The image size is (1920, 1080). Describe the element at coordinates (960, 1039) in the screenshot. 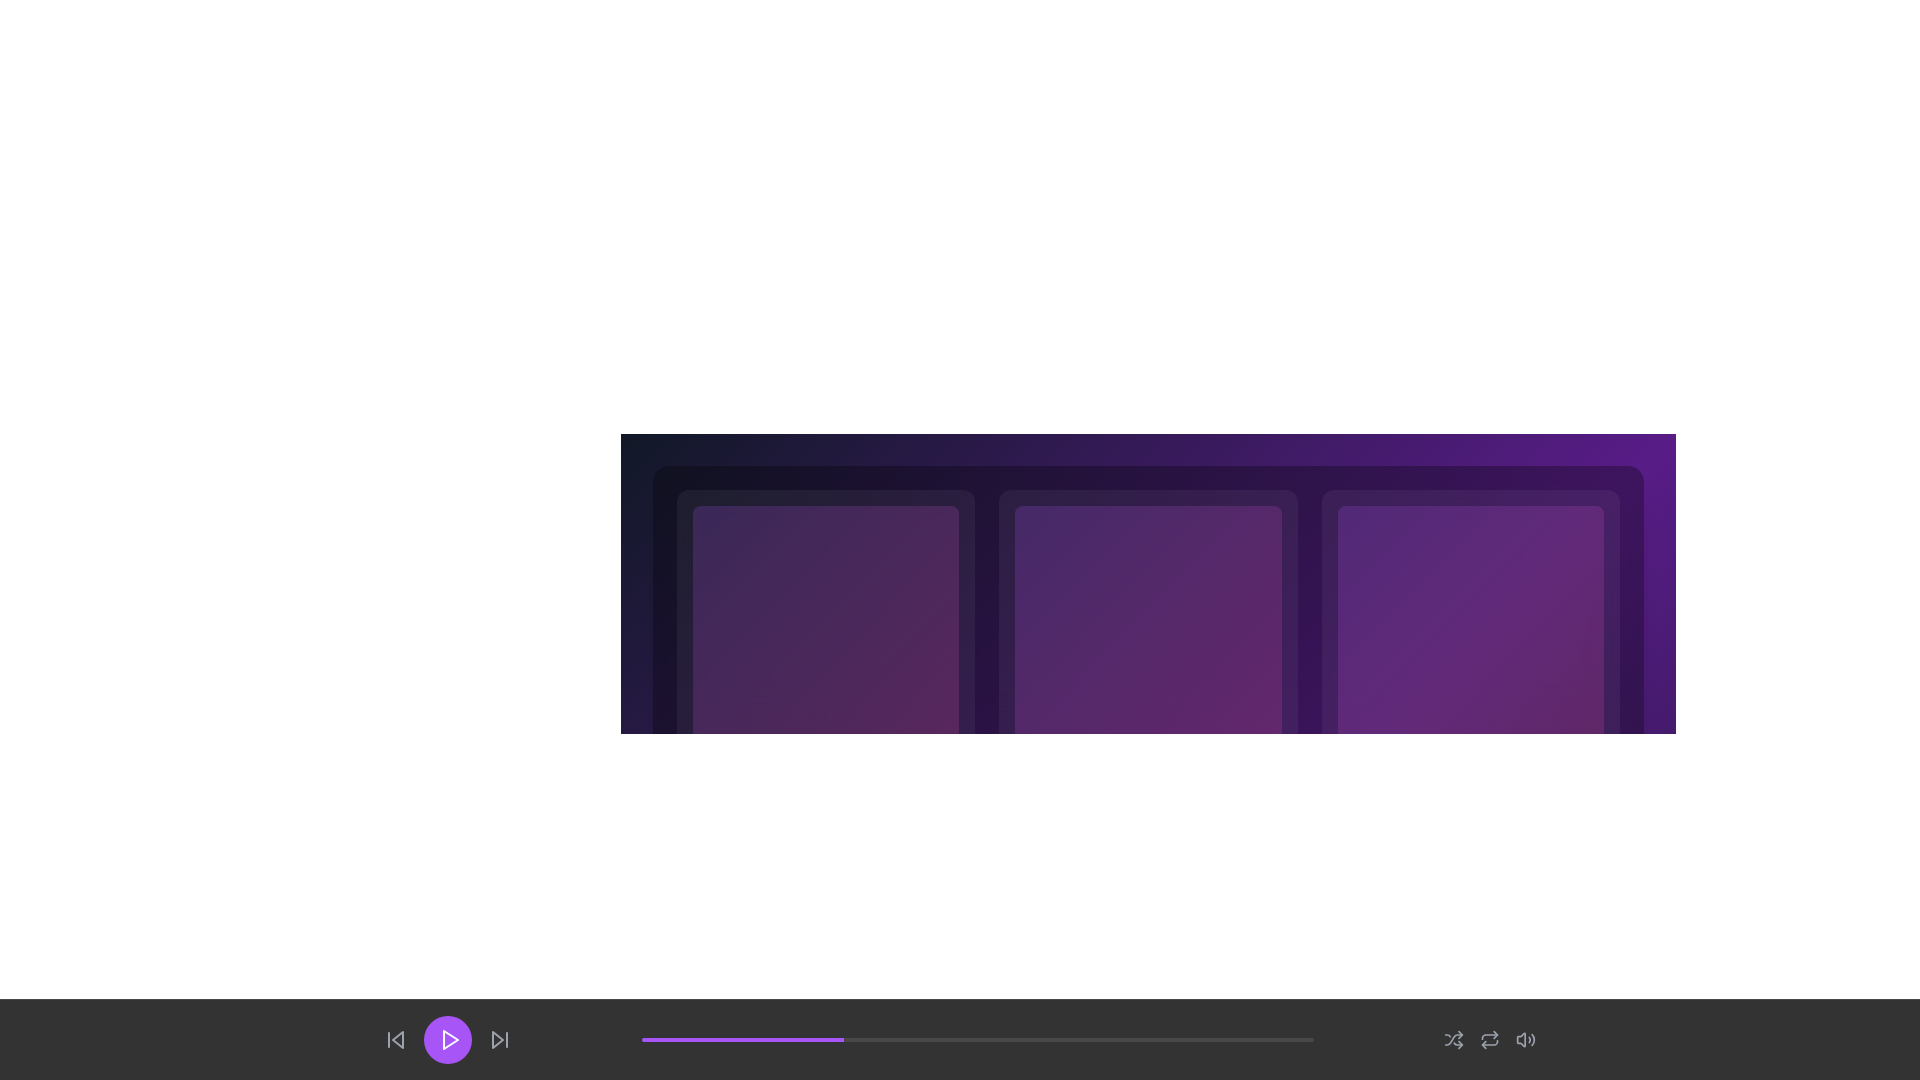

I see `the highlighted center marker of the purple progress bar located at the bottom of the interface` at that location.